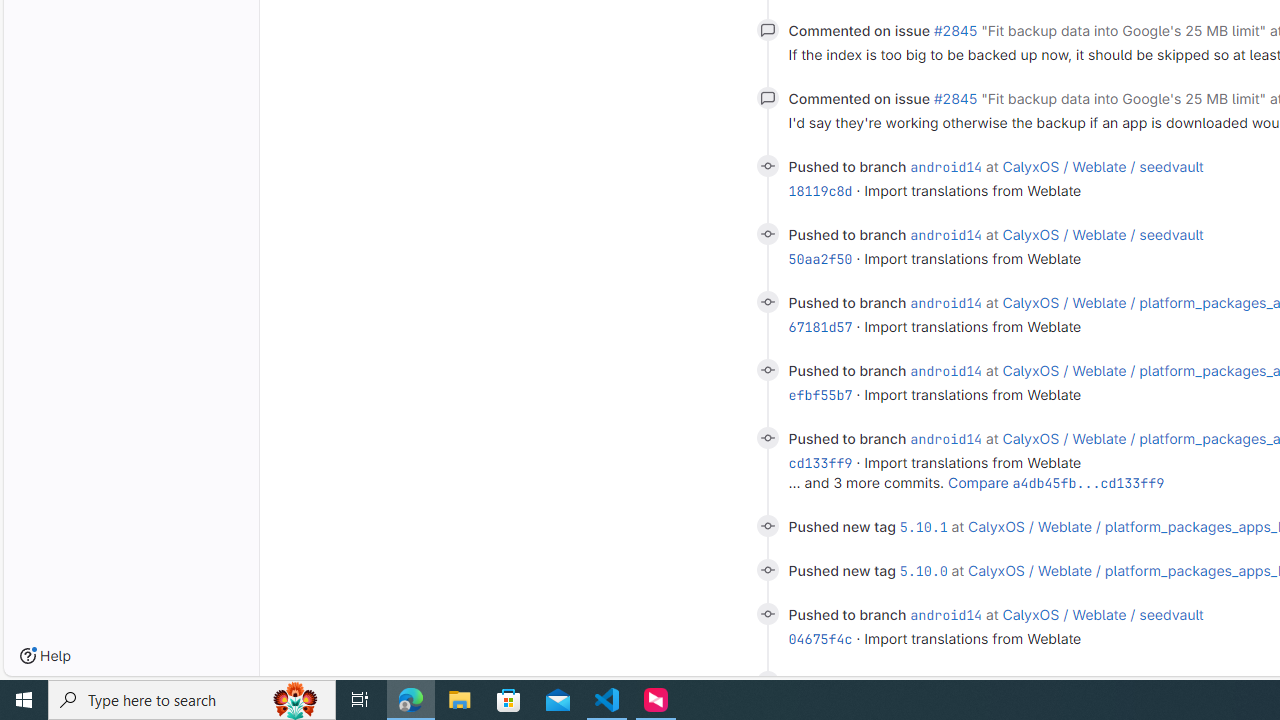 This screenshot has width=1280, height=720. What do you see at coordinates (820, 326) in the screenshot?
I see `'67181d57'` at bounding box center [820, 326].